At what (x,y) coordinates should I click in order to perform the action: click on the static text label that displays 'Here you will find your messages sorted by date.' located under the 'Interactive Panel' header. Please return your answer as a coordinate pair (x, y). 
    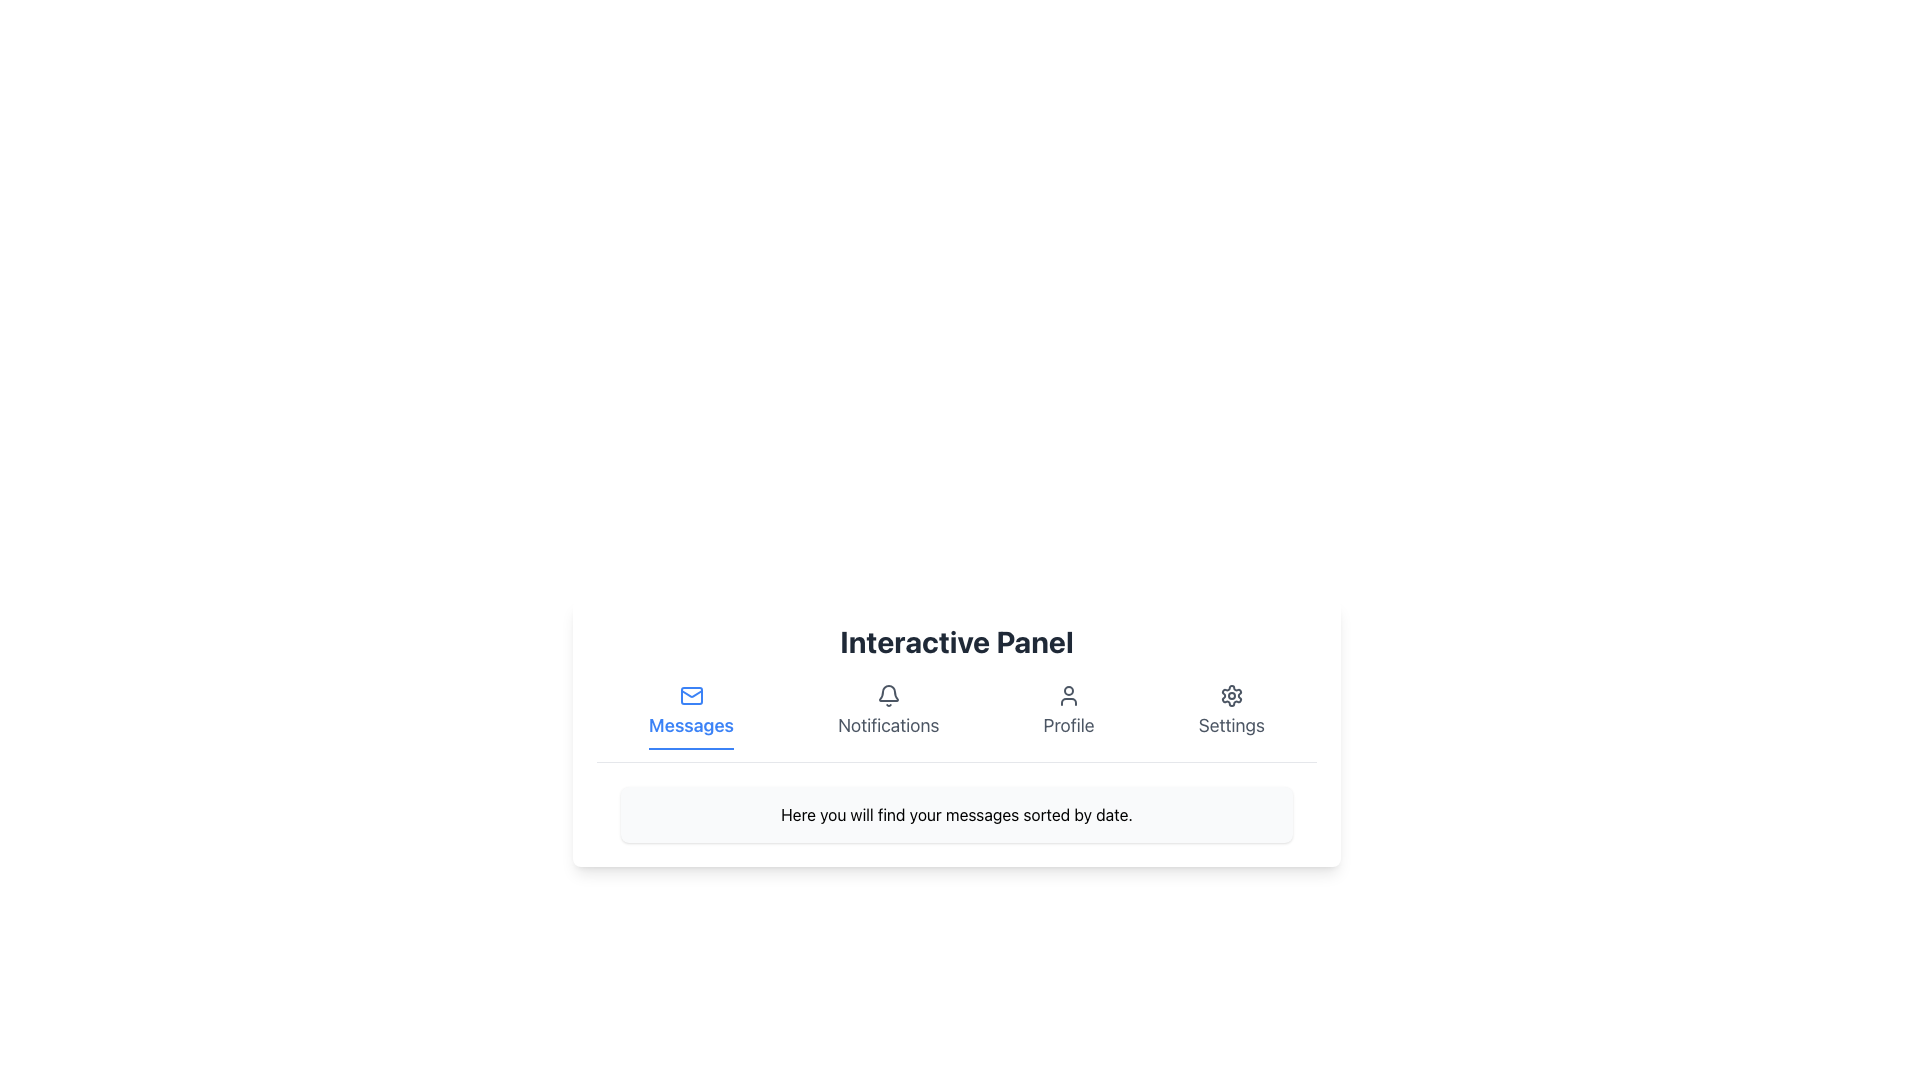
    Looking at the image, I should click on (955, 814).